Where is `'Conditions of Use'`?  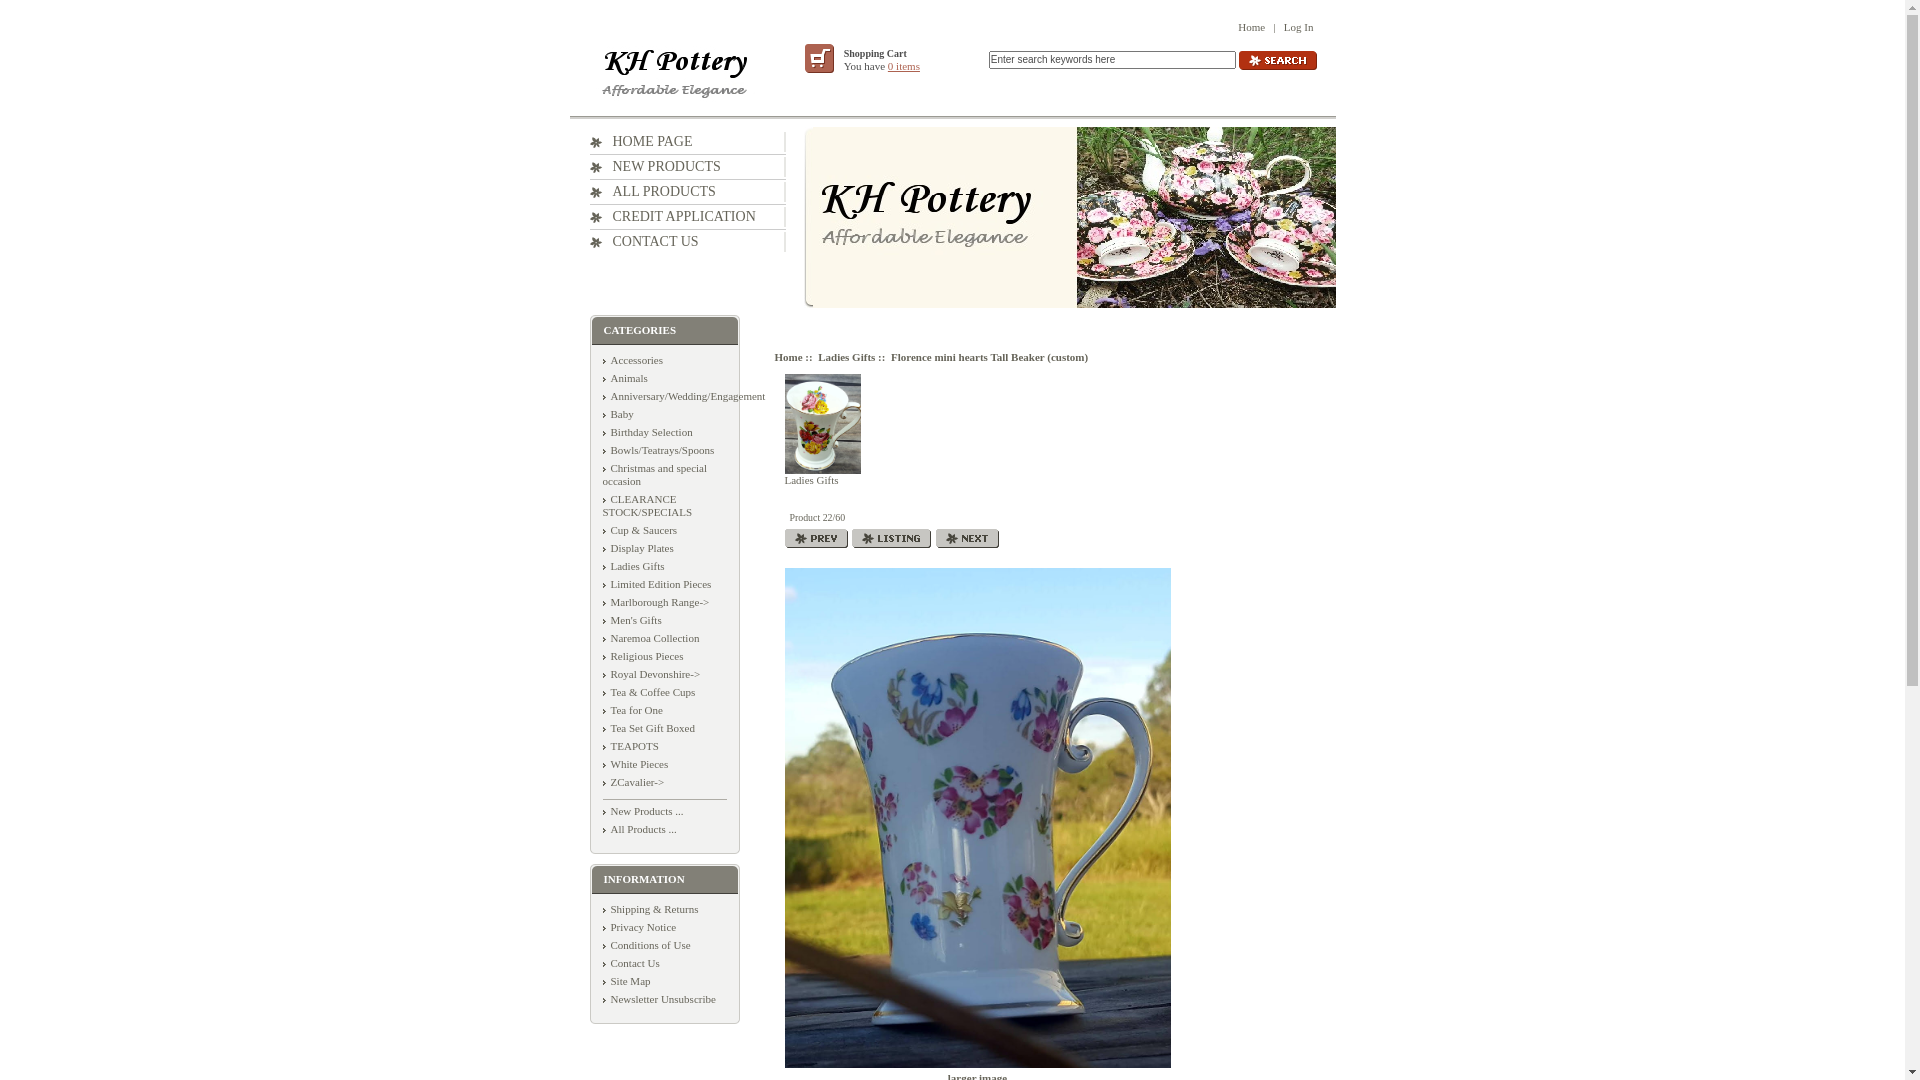
'Conditions of Use' is located at coordinates (646, 945).